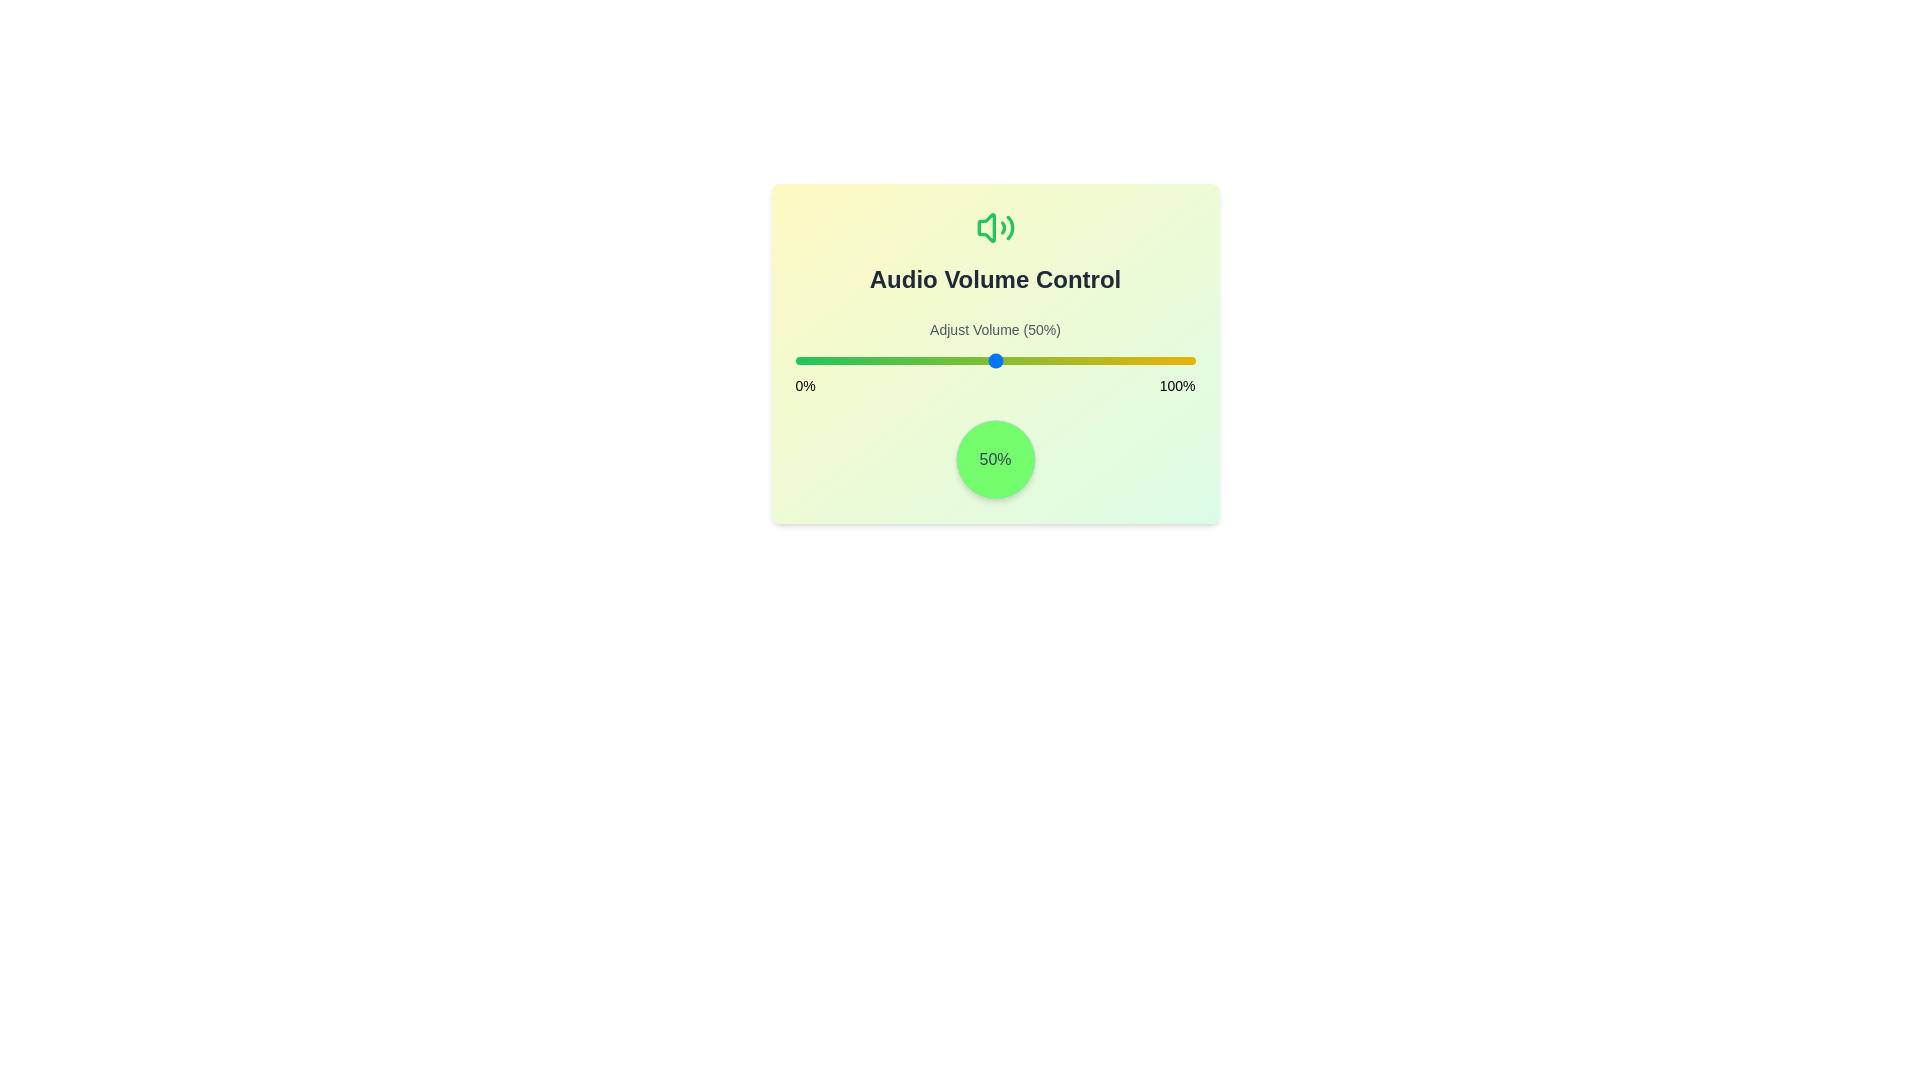 The height and width of the screenshot is (1080, 1920). I want to click on the volume to 99% by dragging the slider, so click(1191, 361).